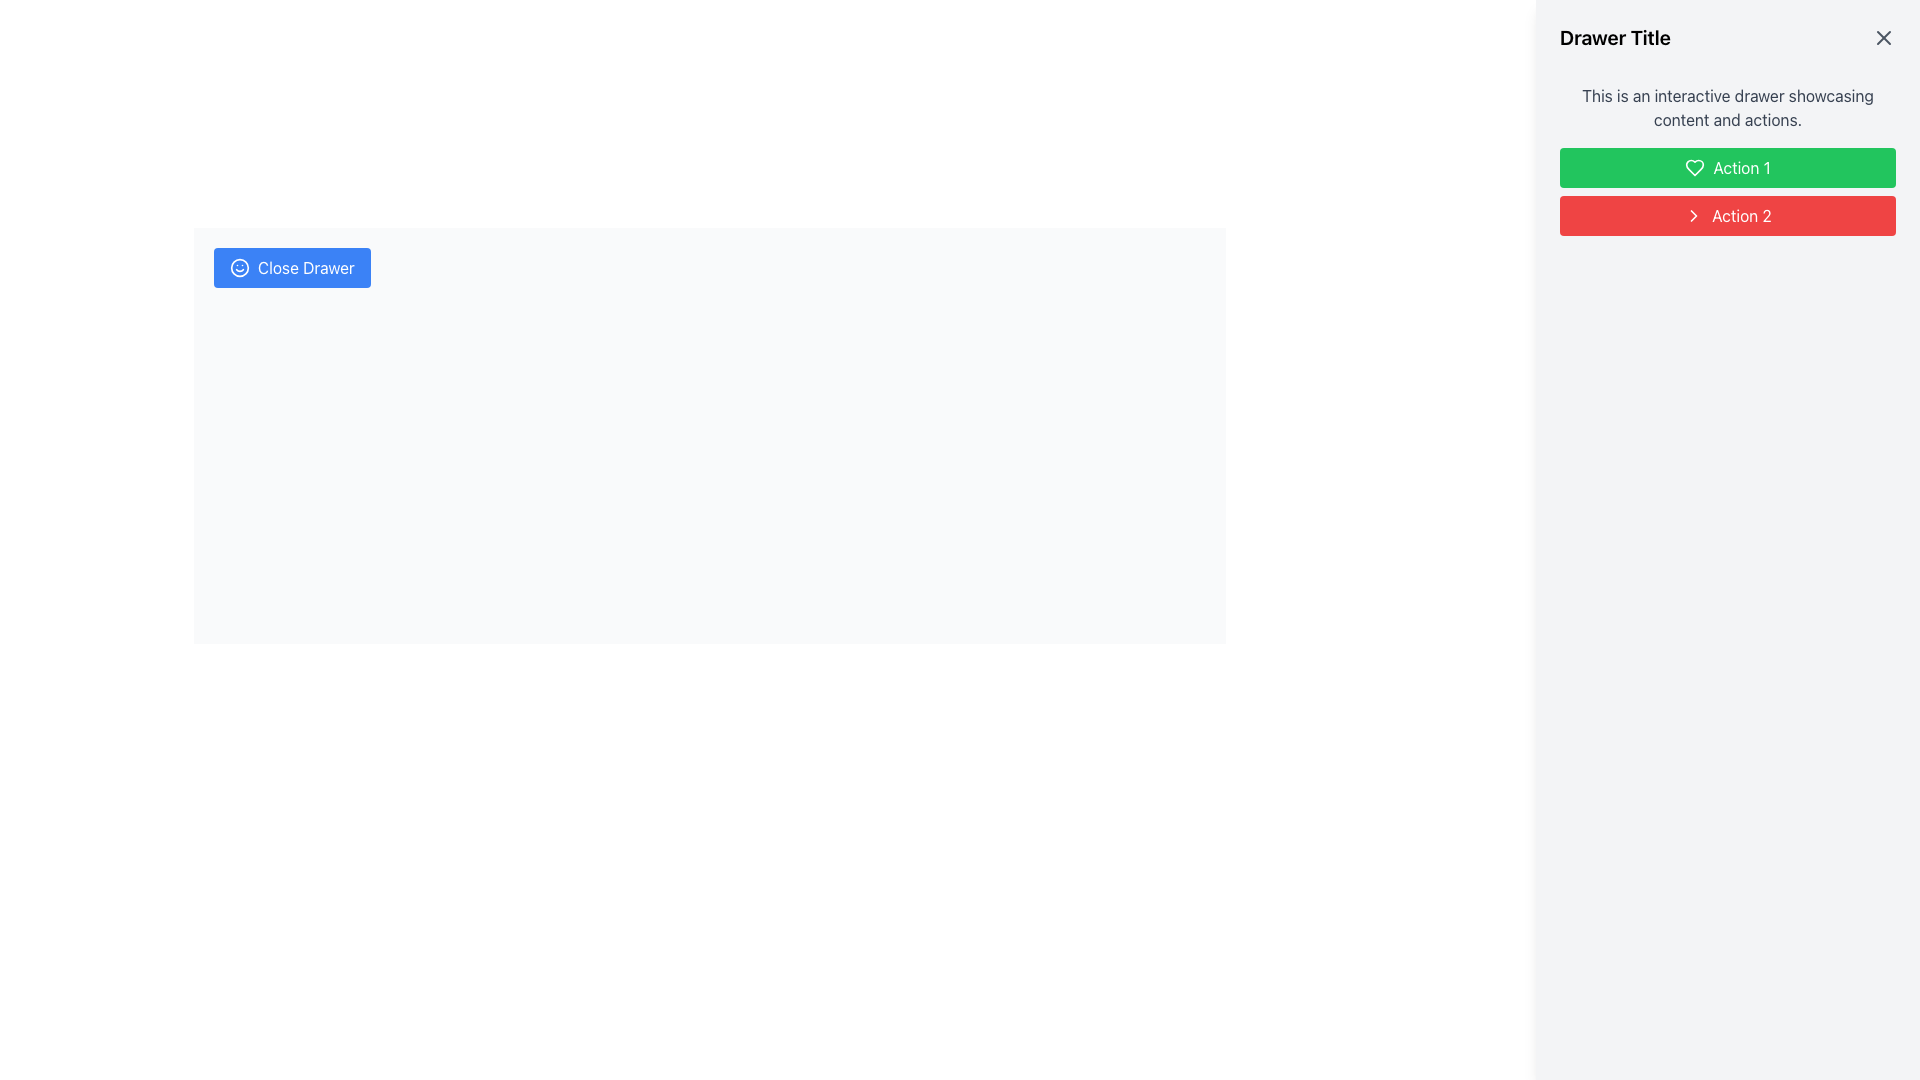  Describe the element at coordinates (1882, 38) in the screenshot. I see `the graphical icon component represented by an 'X' shape, which is the close button located in the top right corner of the vertical panel beside the title 'Drawer Title'` at that location.